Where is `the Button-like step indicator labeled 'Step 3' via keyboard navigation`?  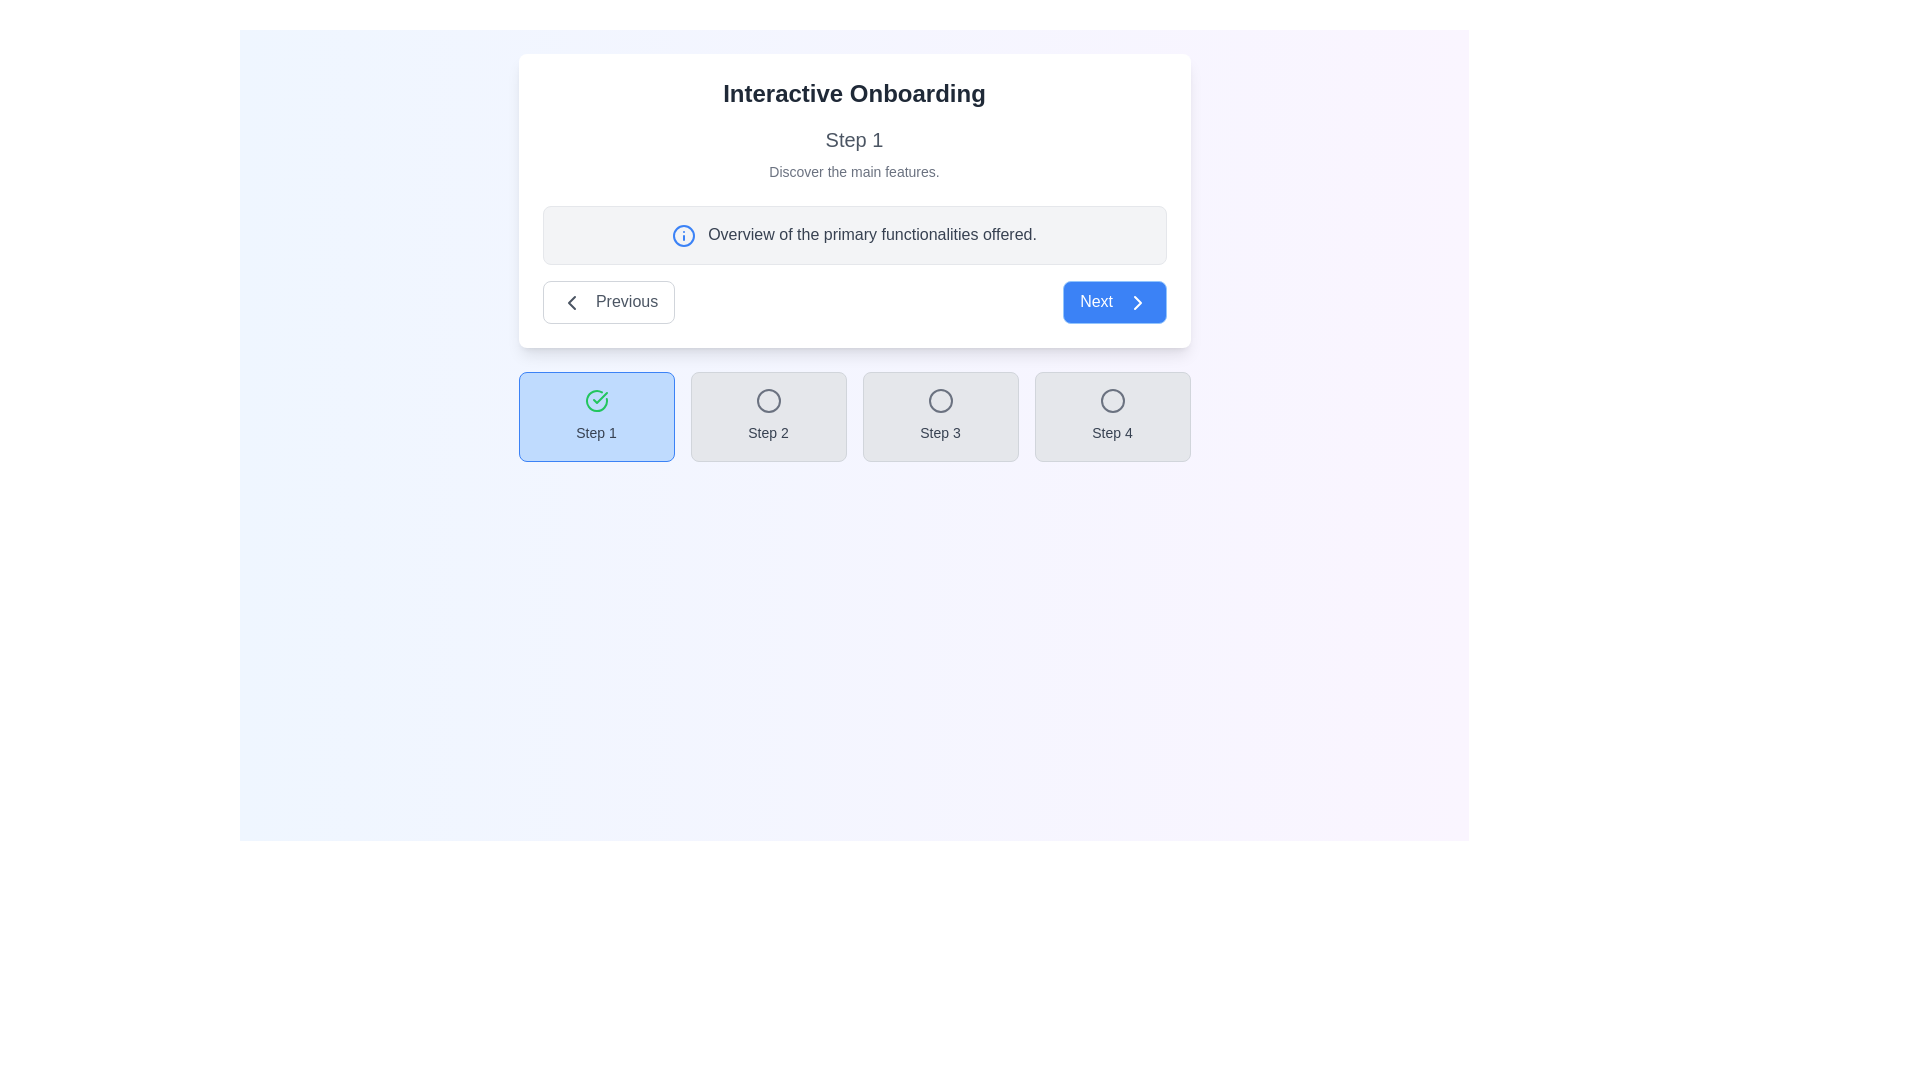
the Button-like step indicator labeled 'Step 3' via keyboard navigation is located at coordinates (939, 415).